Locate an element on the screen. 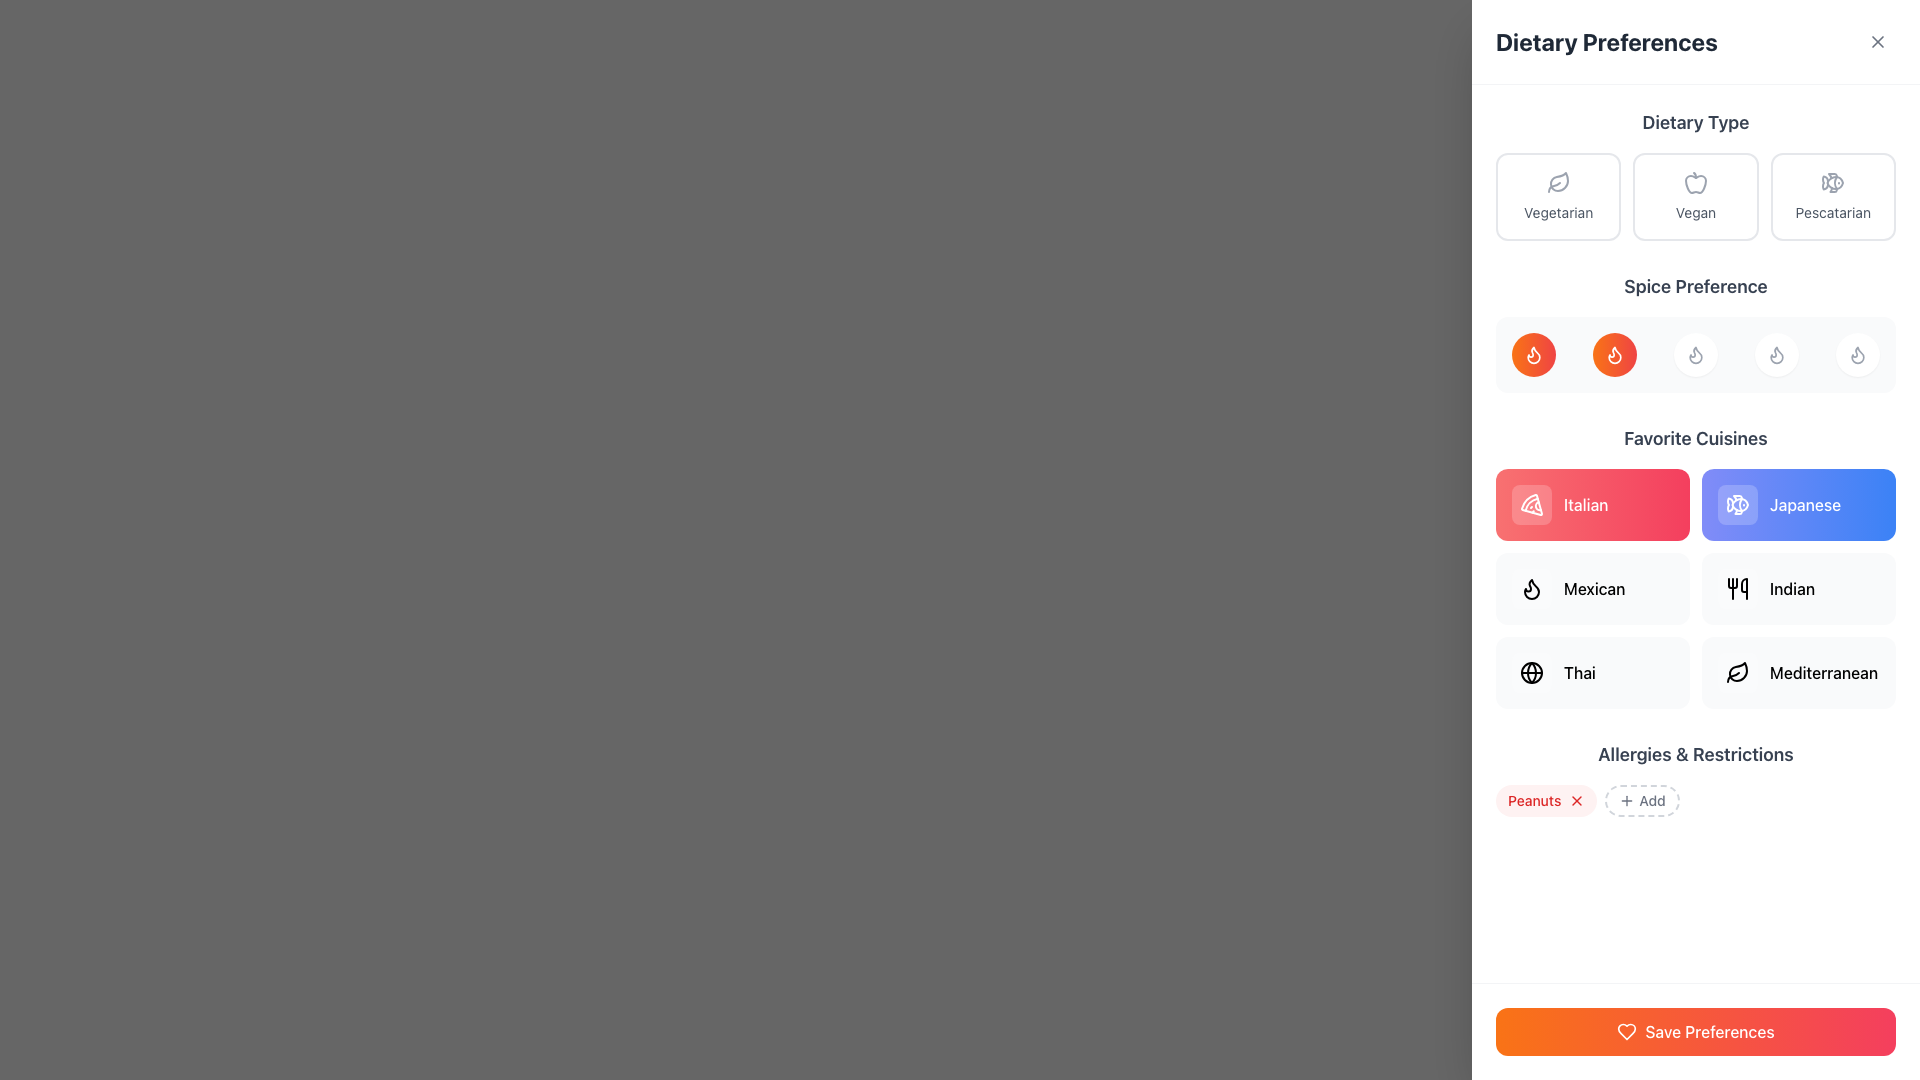  the flame icon representing spiciness in the 'Favorite Cuisines' section, specifically within the 'Mexican' button is located at coordinates (1530, 588).